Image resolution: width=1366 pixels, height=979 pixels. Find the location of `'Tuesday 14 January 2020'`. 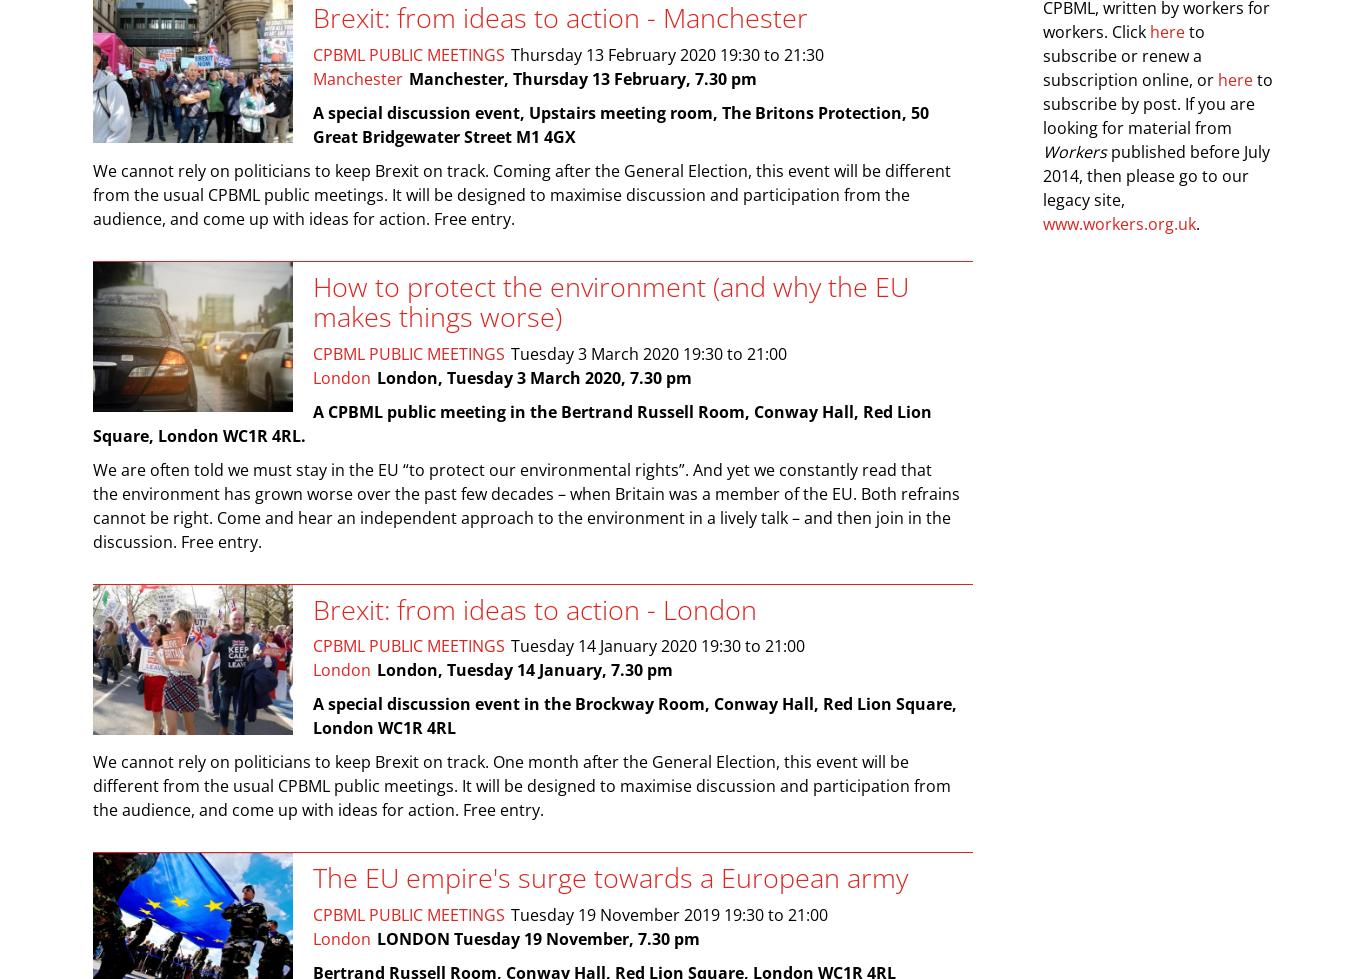

'Tuesday 14 January 2020' is located at coordinates (511, 645).